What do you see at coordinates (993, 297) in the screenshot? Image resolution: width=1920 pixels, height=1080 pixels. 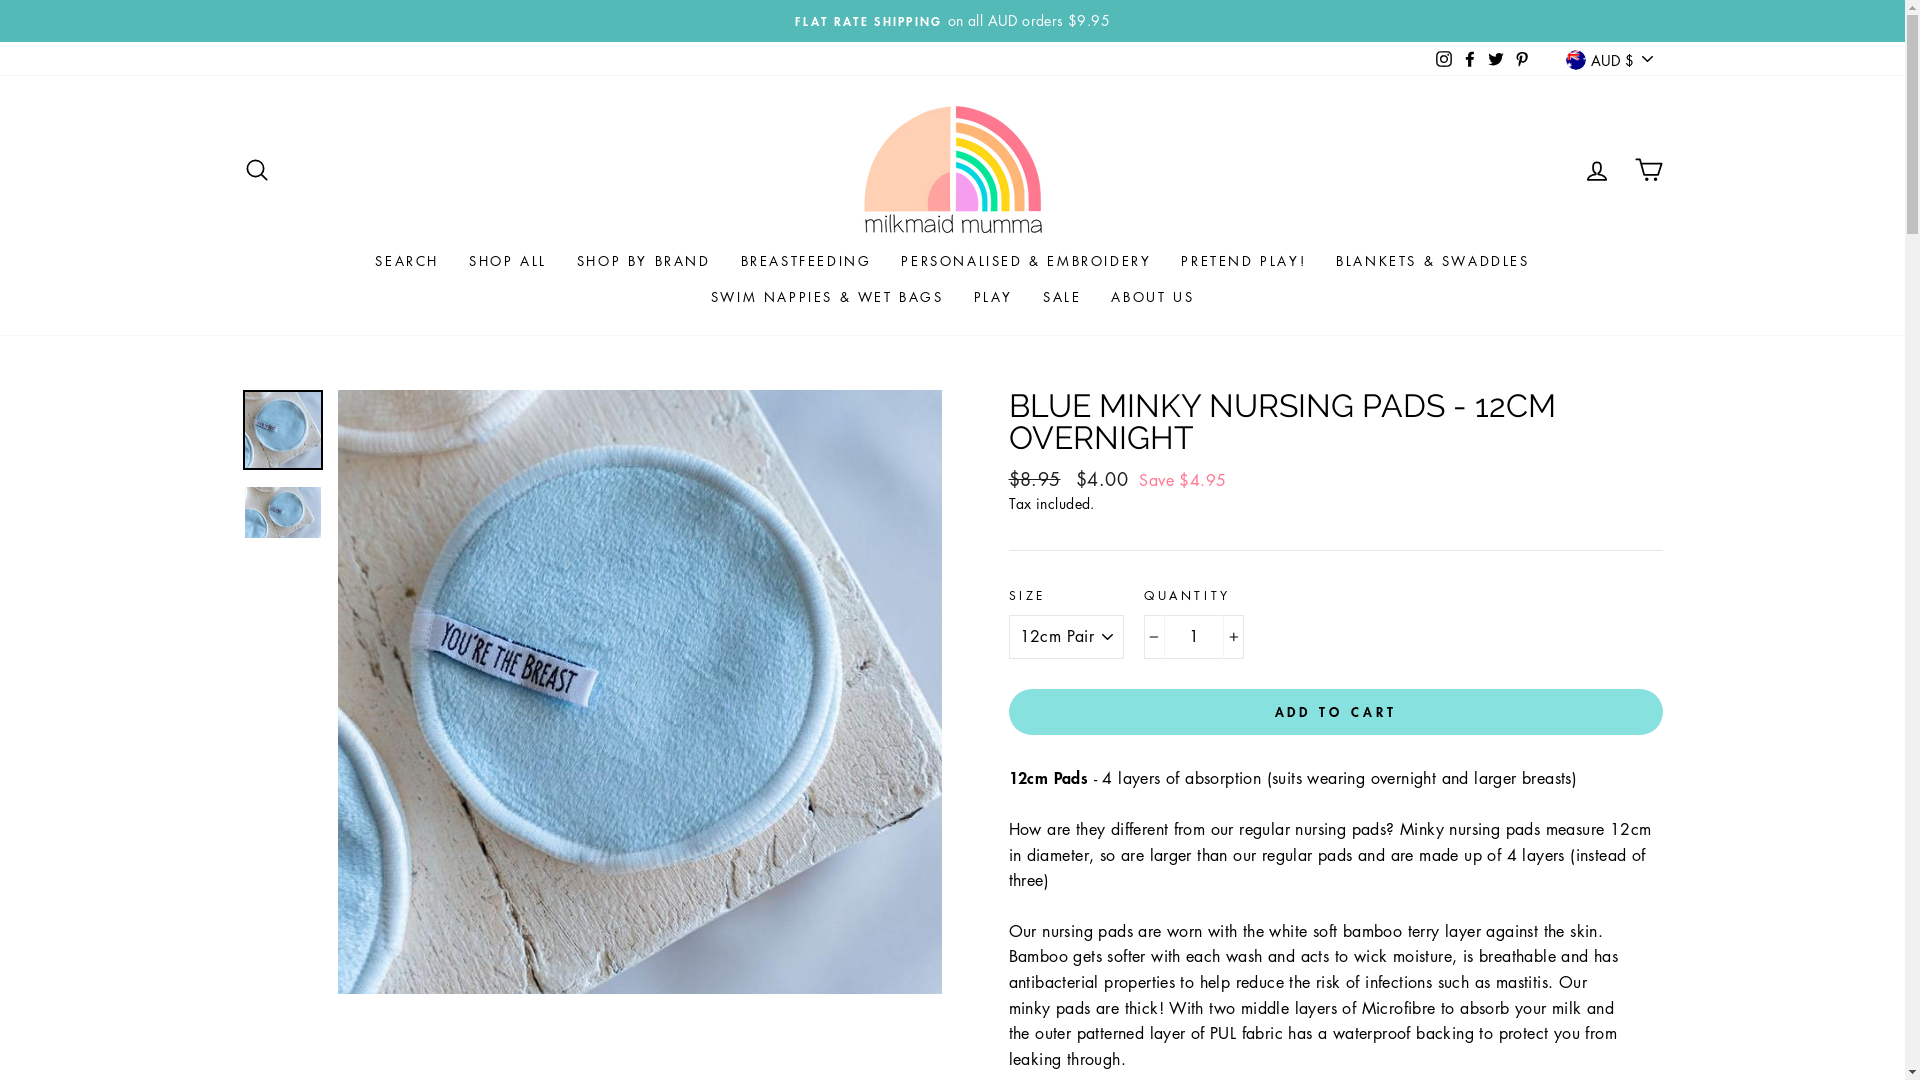 I see `'PLAY'` at bounding box center [993, 297].